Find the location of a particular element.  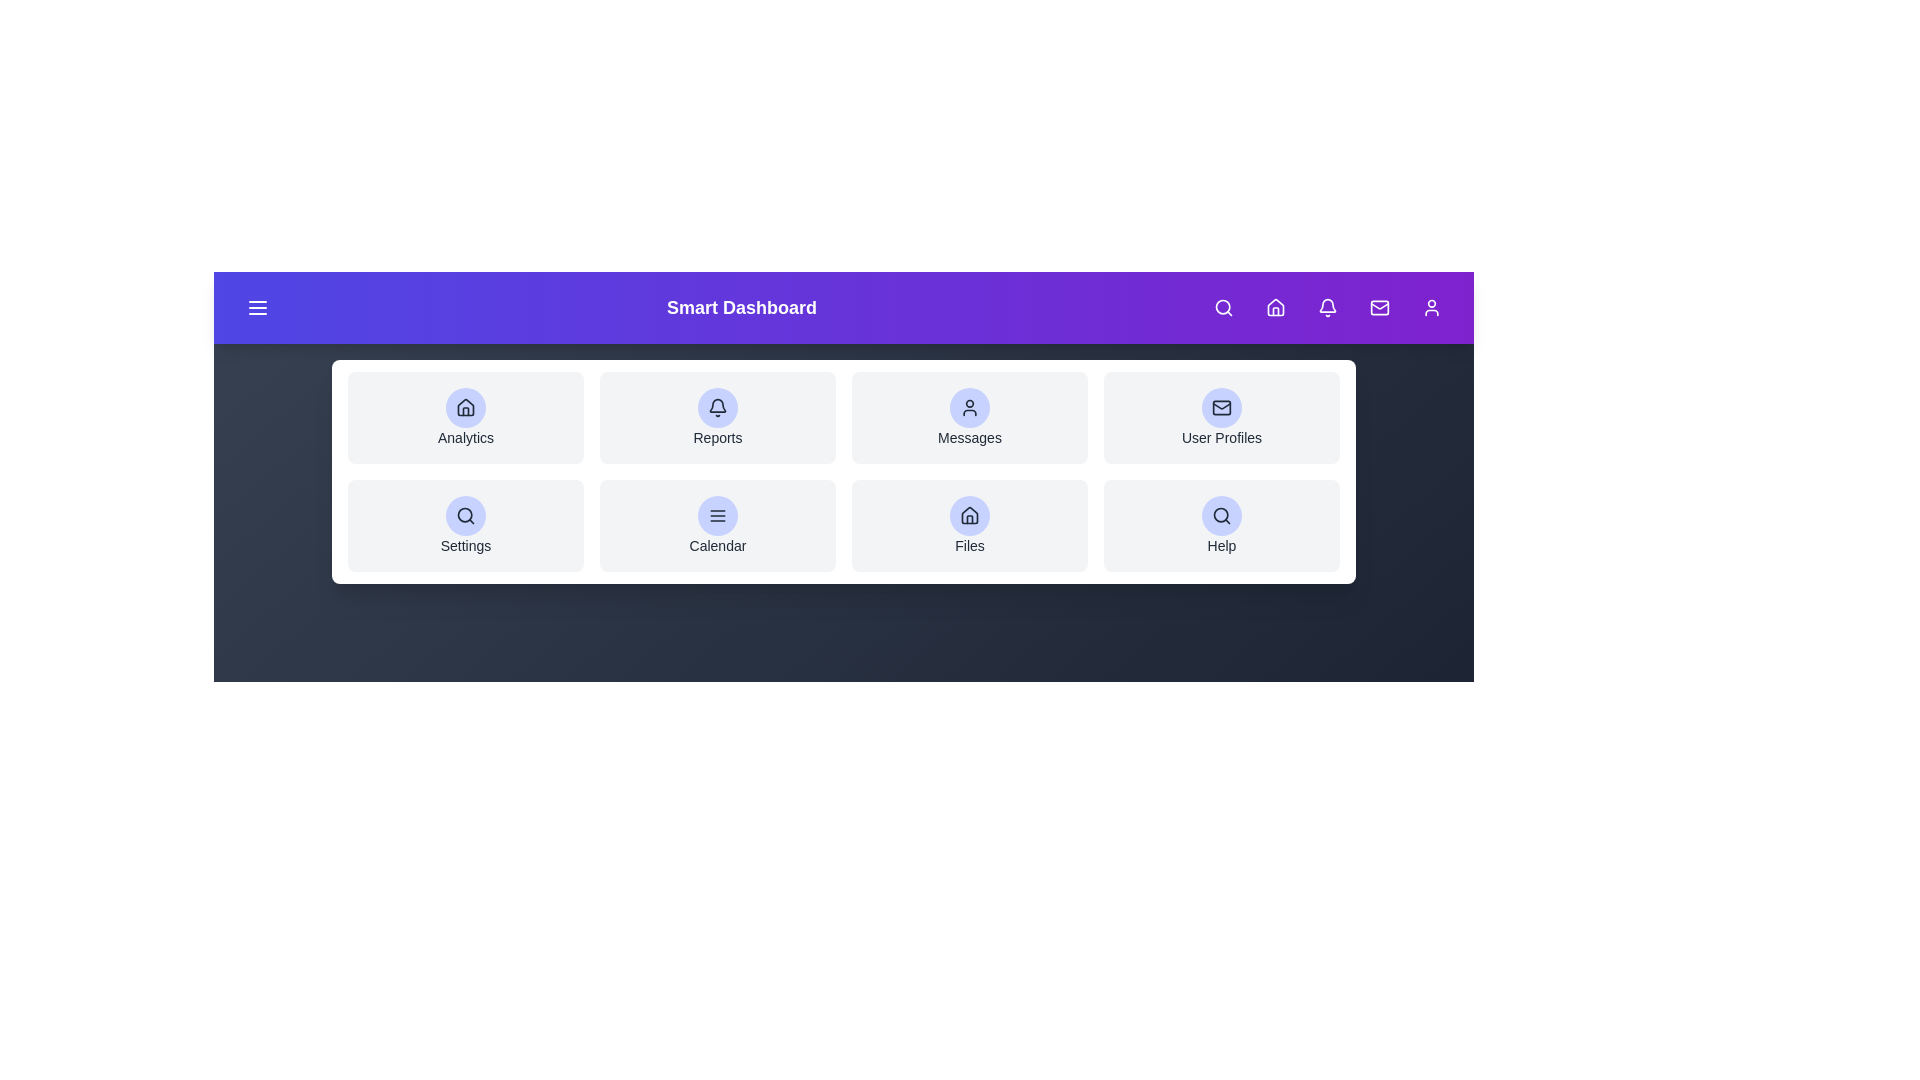

the grid item labeled Settings is located at coordinates (464, 524).